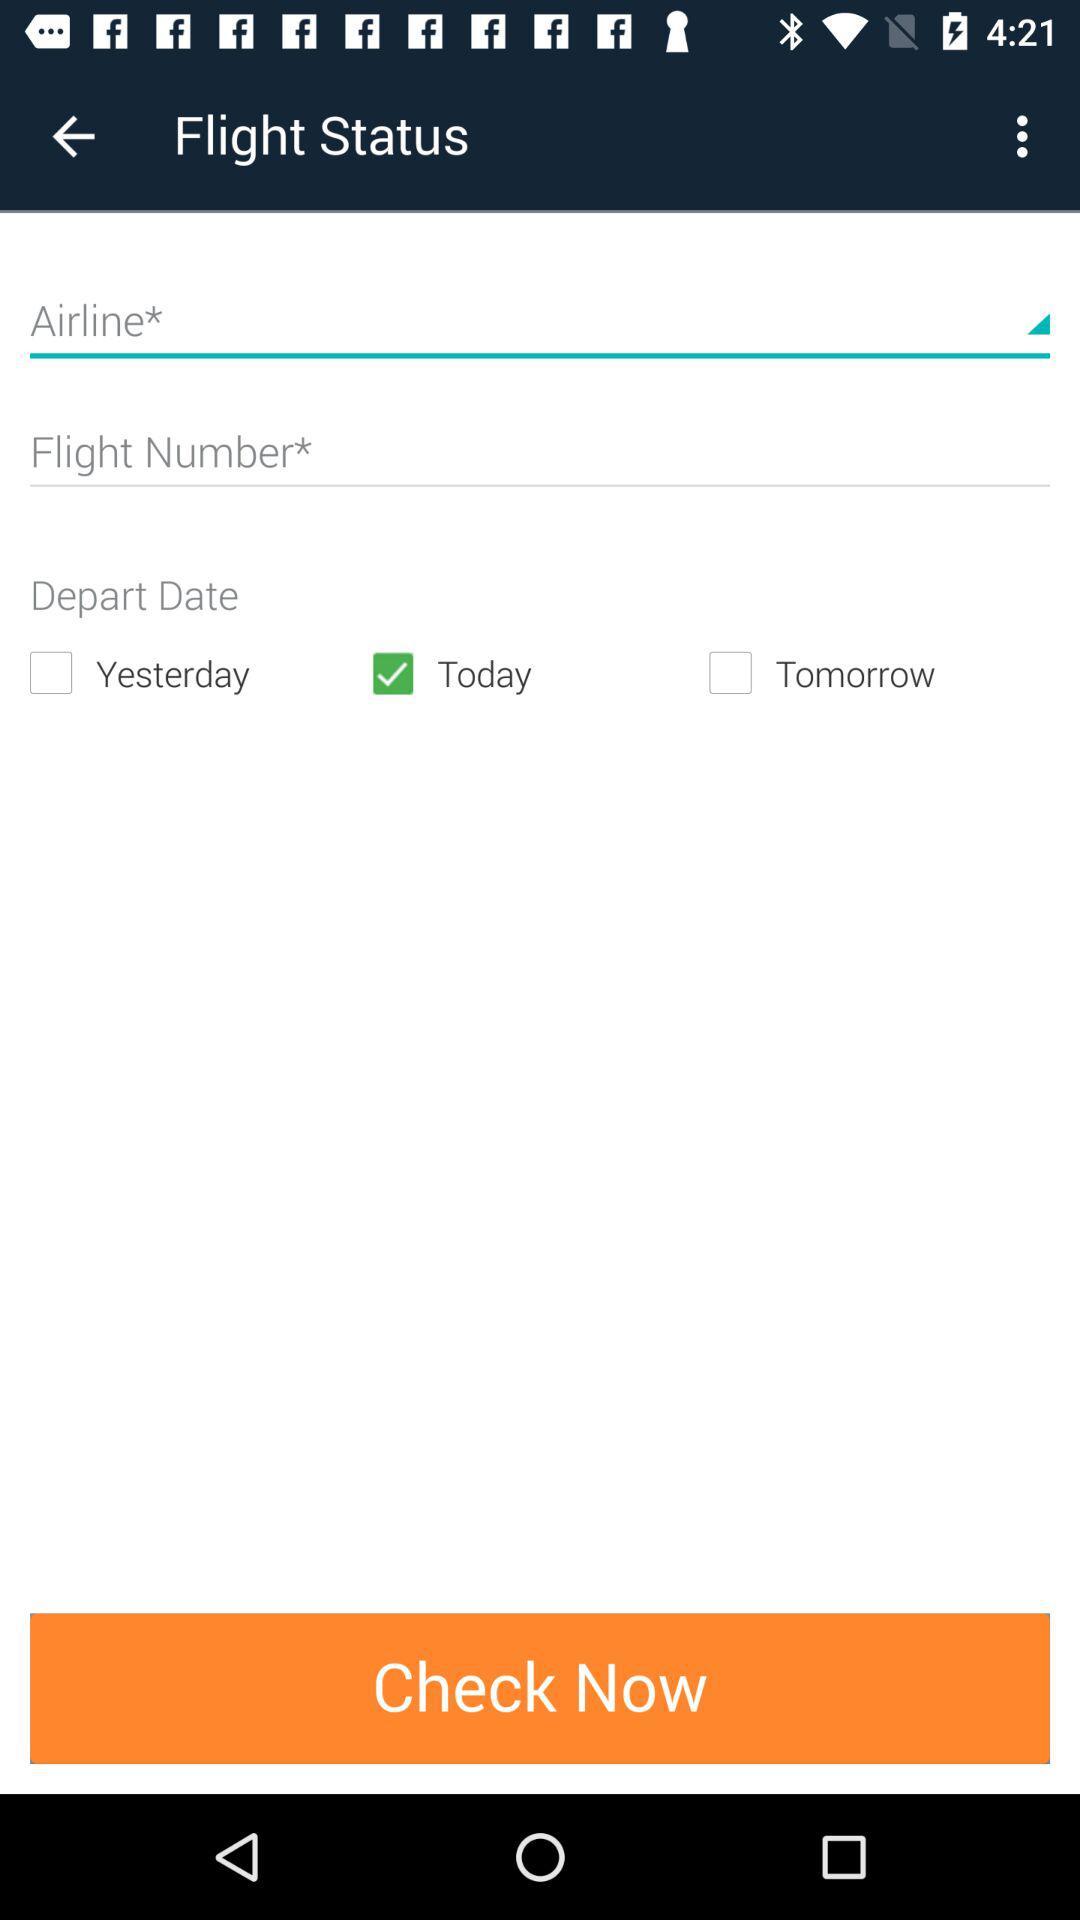 This screenshot has height=1920, width=1080. What do you see at coordinates (878, 673) in the screenshot?
I see `tomorrow` at bounding box center [878, 673].